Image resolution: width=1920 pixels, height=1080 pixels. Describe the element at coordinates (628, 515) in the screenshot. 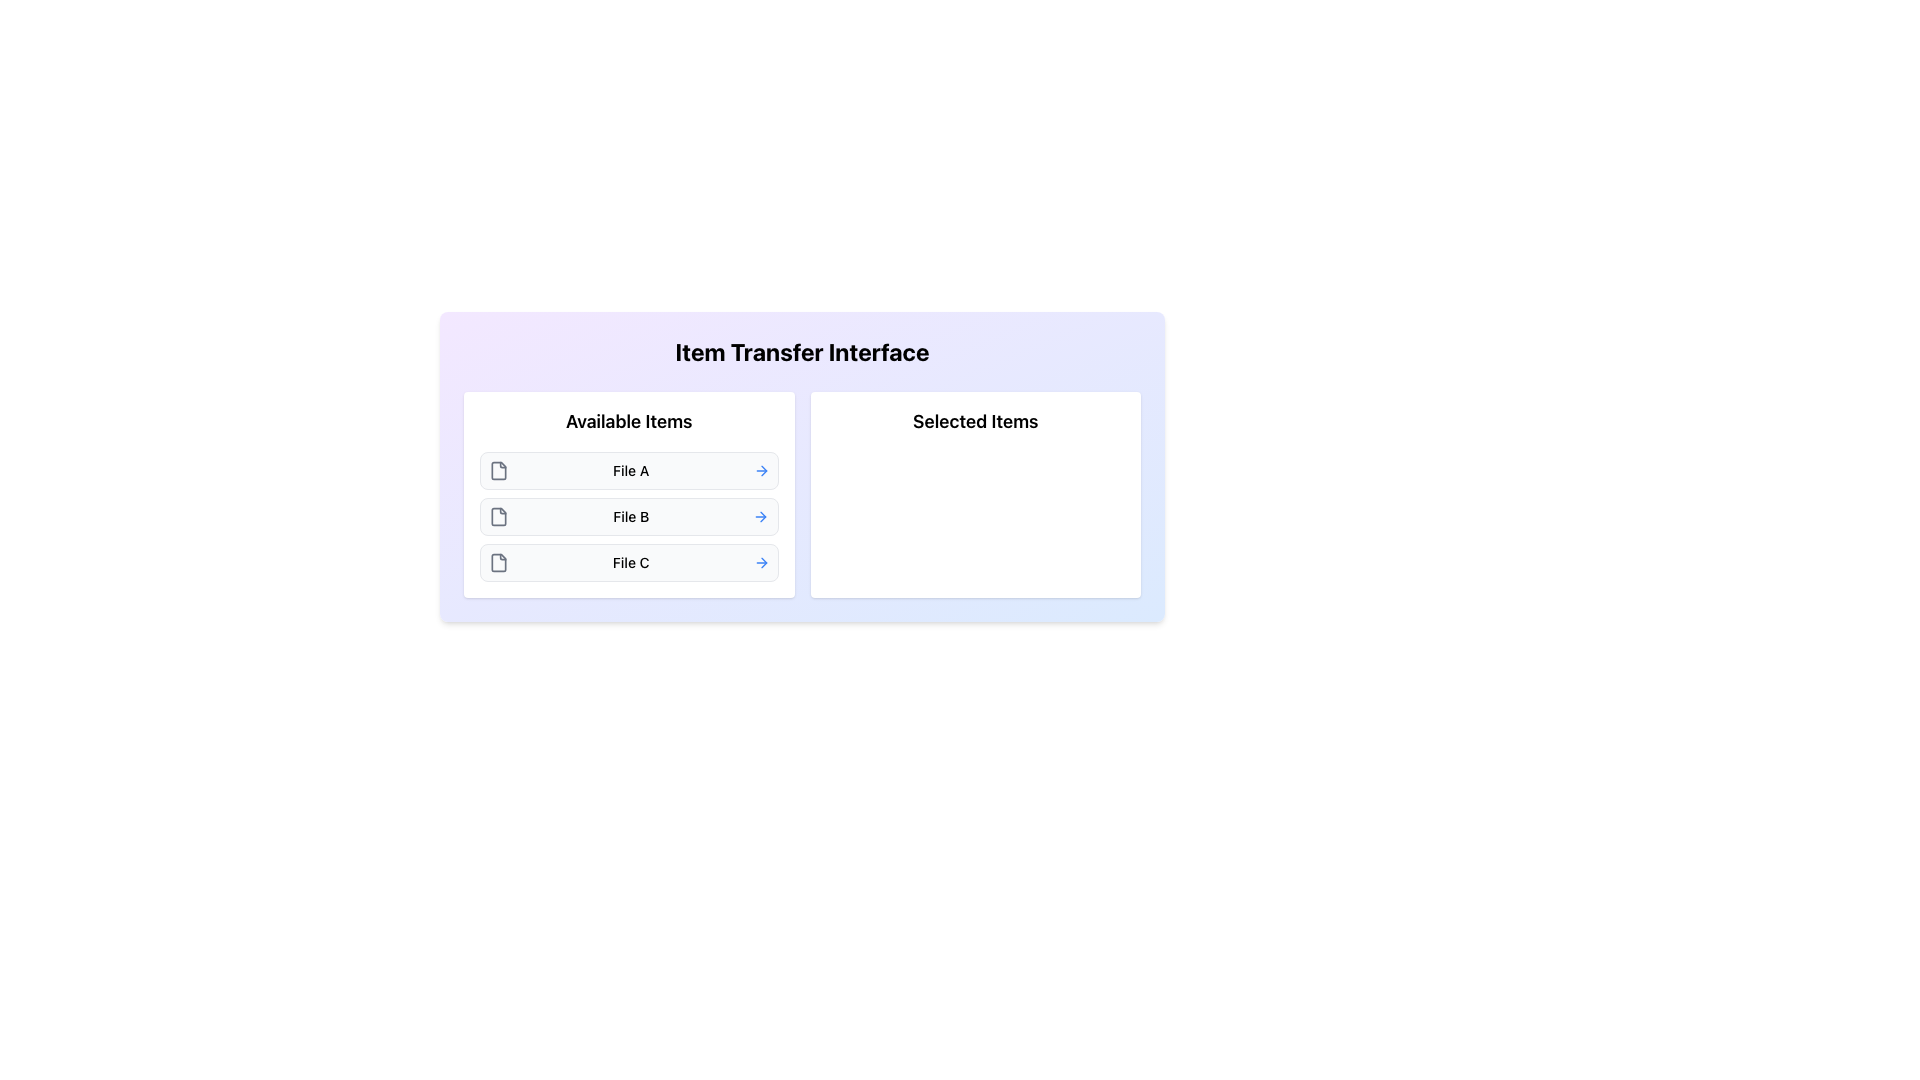

I see `the second item labeled 'File B' in the 'Available Items' list` at that location.